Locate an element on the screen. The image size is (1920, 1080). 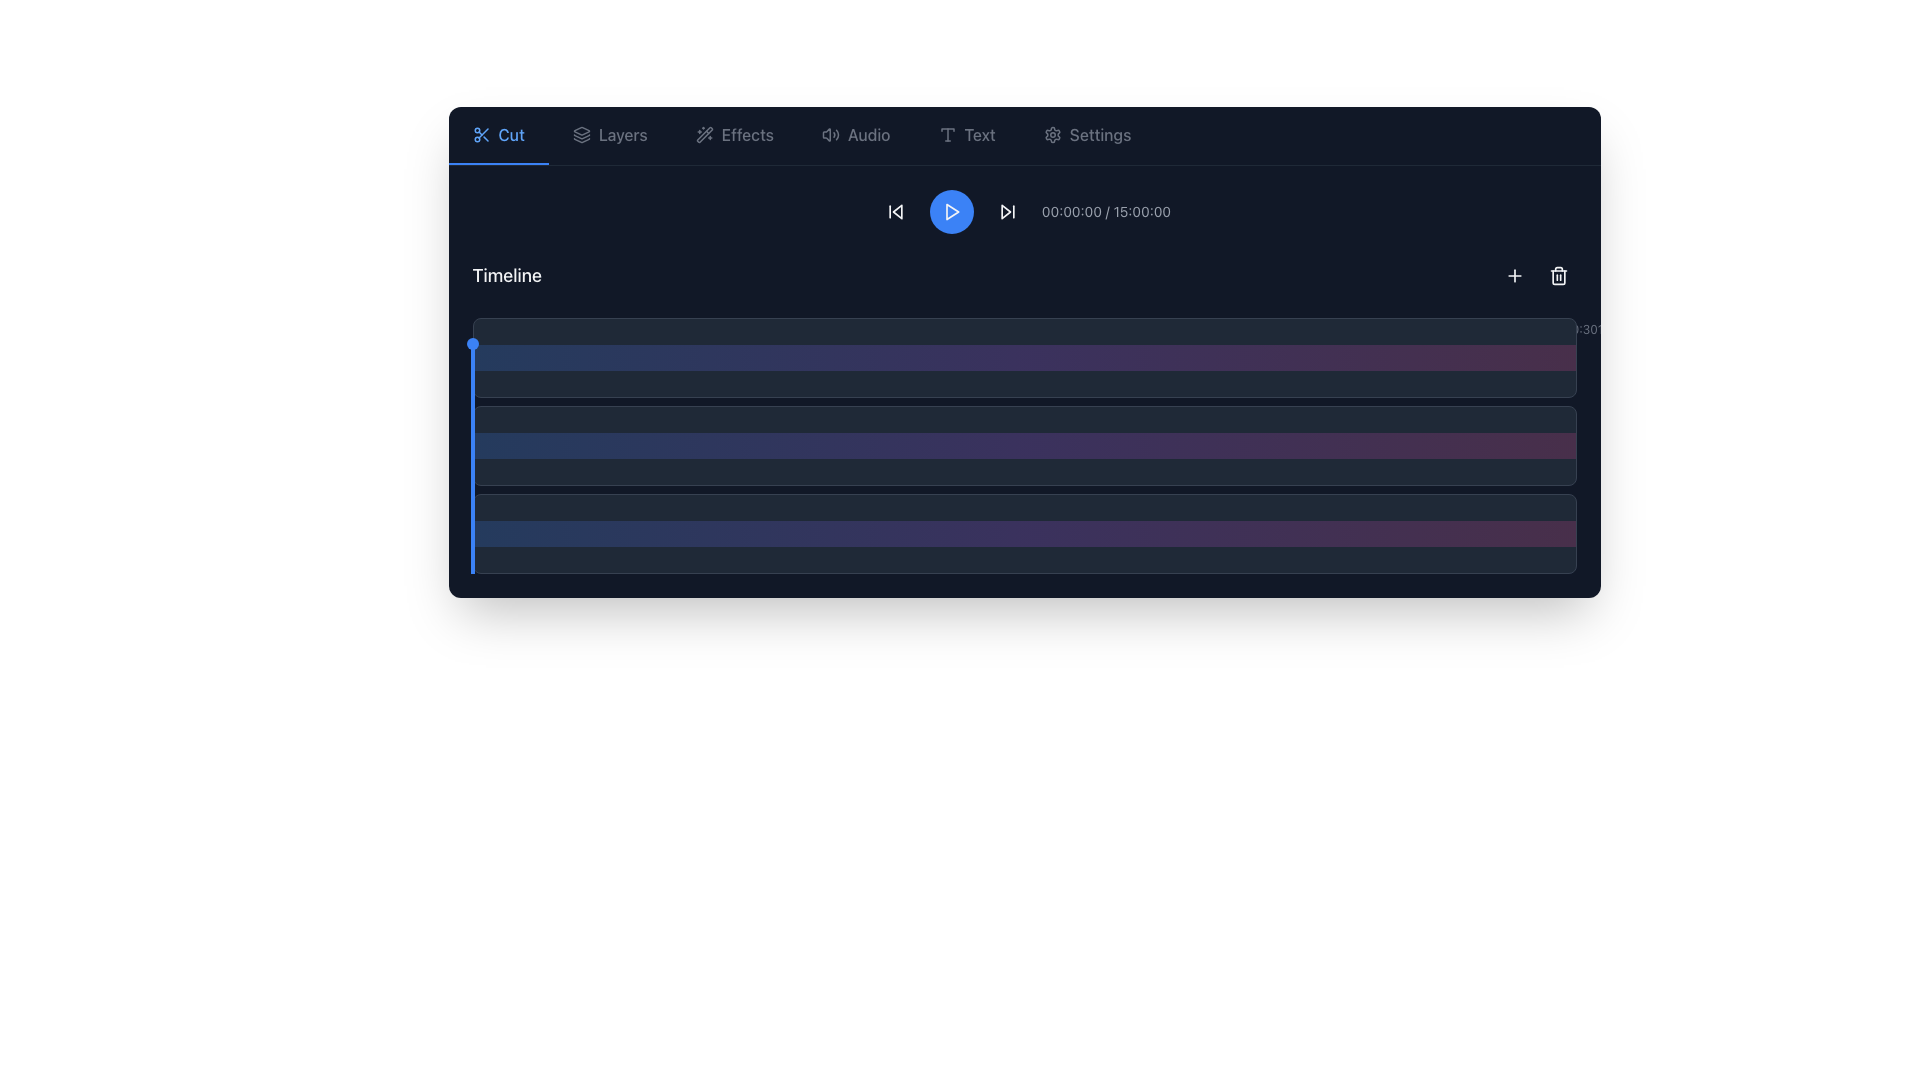
the 'Cut' icon located at the top-left corner of the interface is located at coordinates (481, 135).